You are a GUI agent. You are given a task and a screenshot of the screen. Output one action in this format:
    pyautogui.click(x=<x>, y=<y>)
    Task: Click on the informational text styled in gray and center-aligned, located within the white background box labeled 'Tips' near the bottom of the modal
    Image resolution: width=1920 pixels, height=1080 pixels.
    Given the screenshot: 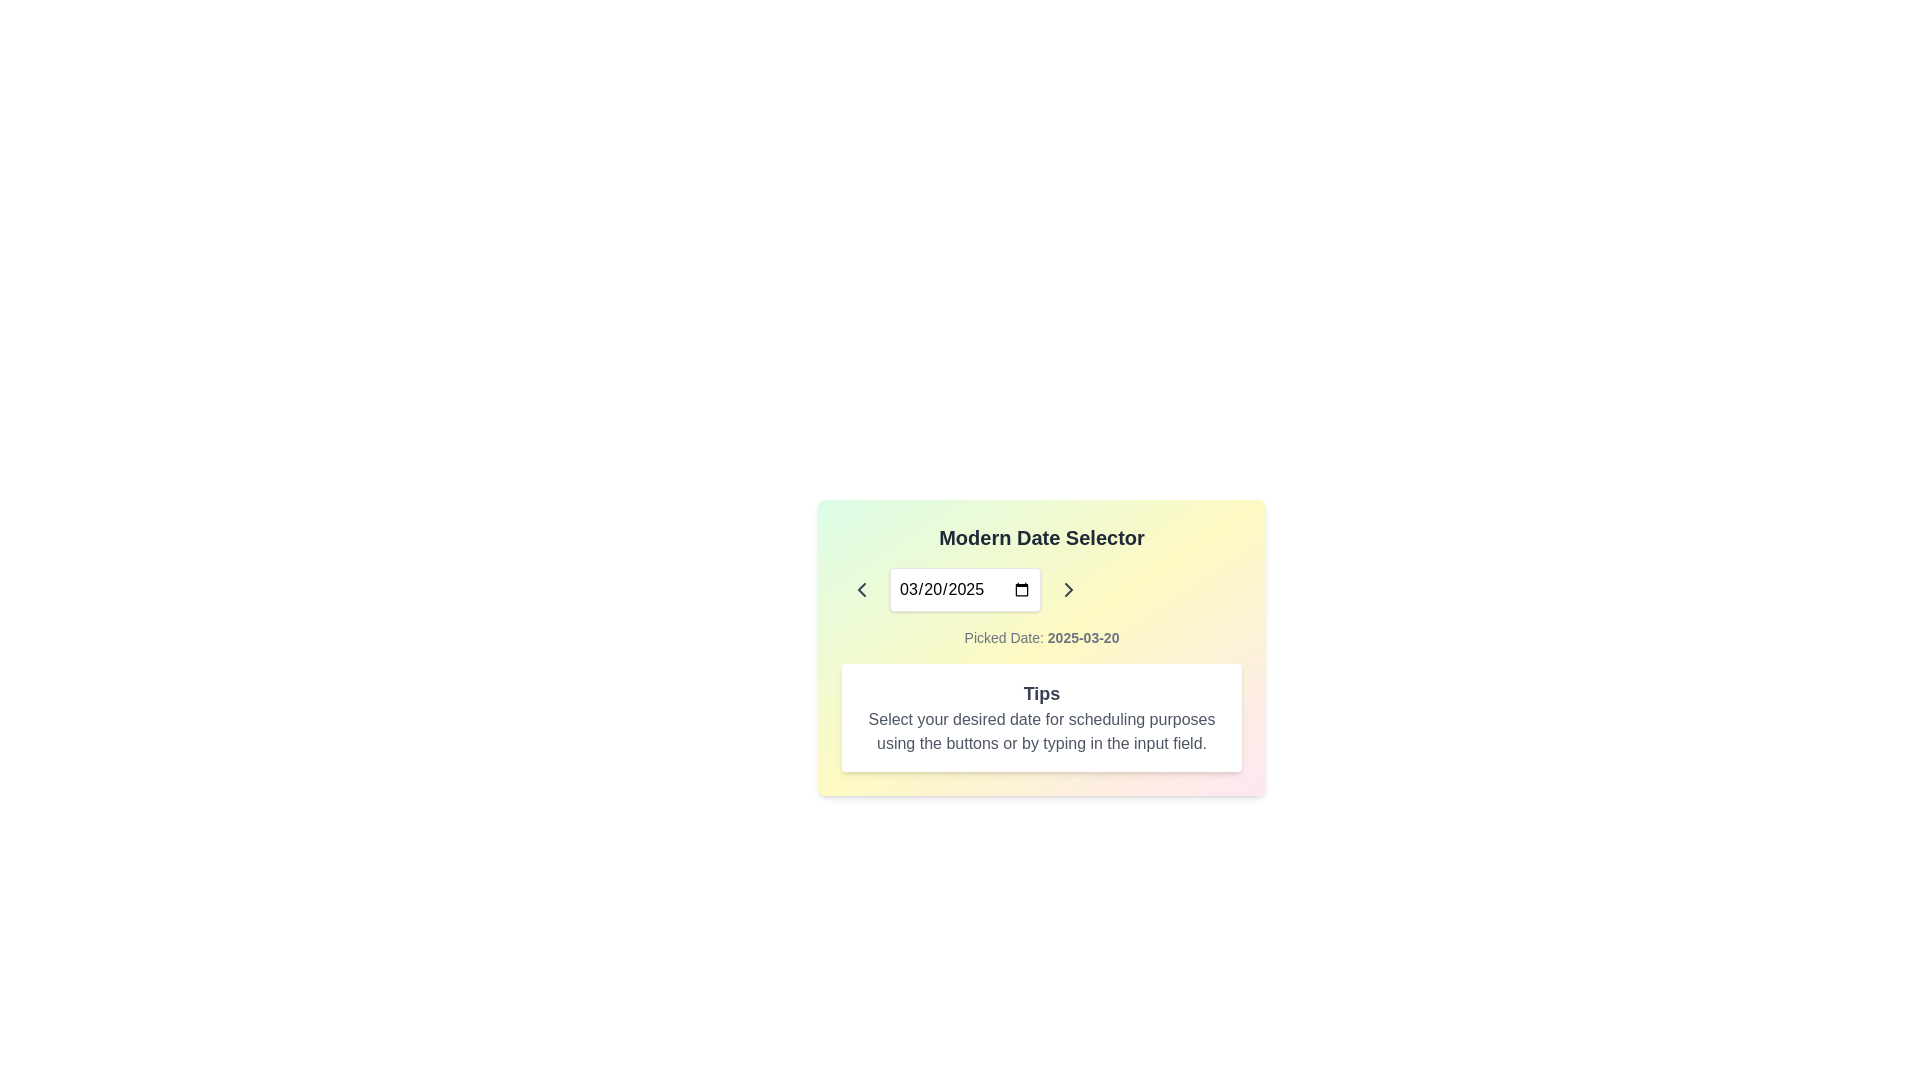 What is the action you would take?
    pyautogui.click(x=1040, y=732)
    